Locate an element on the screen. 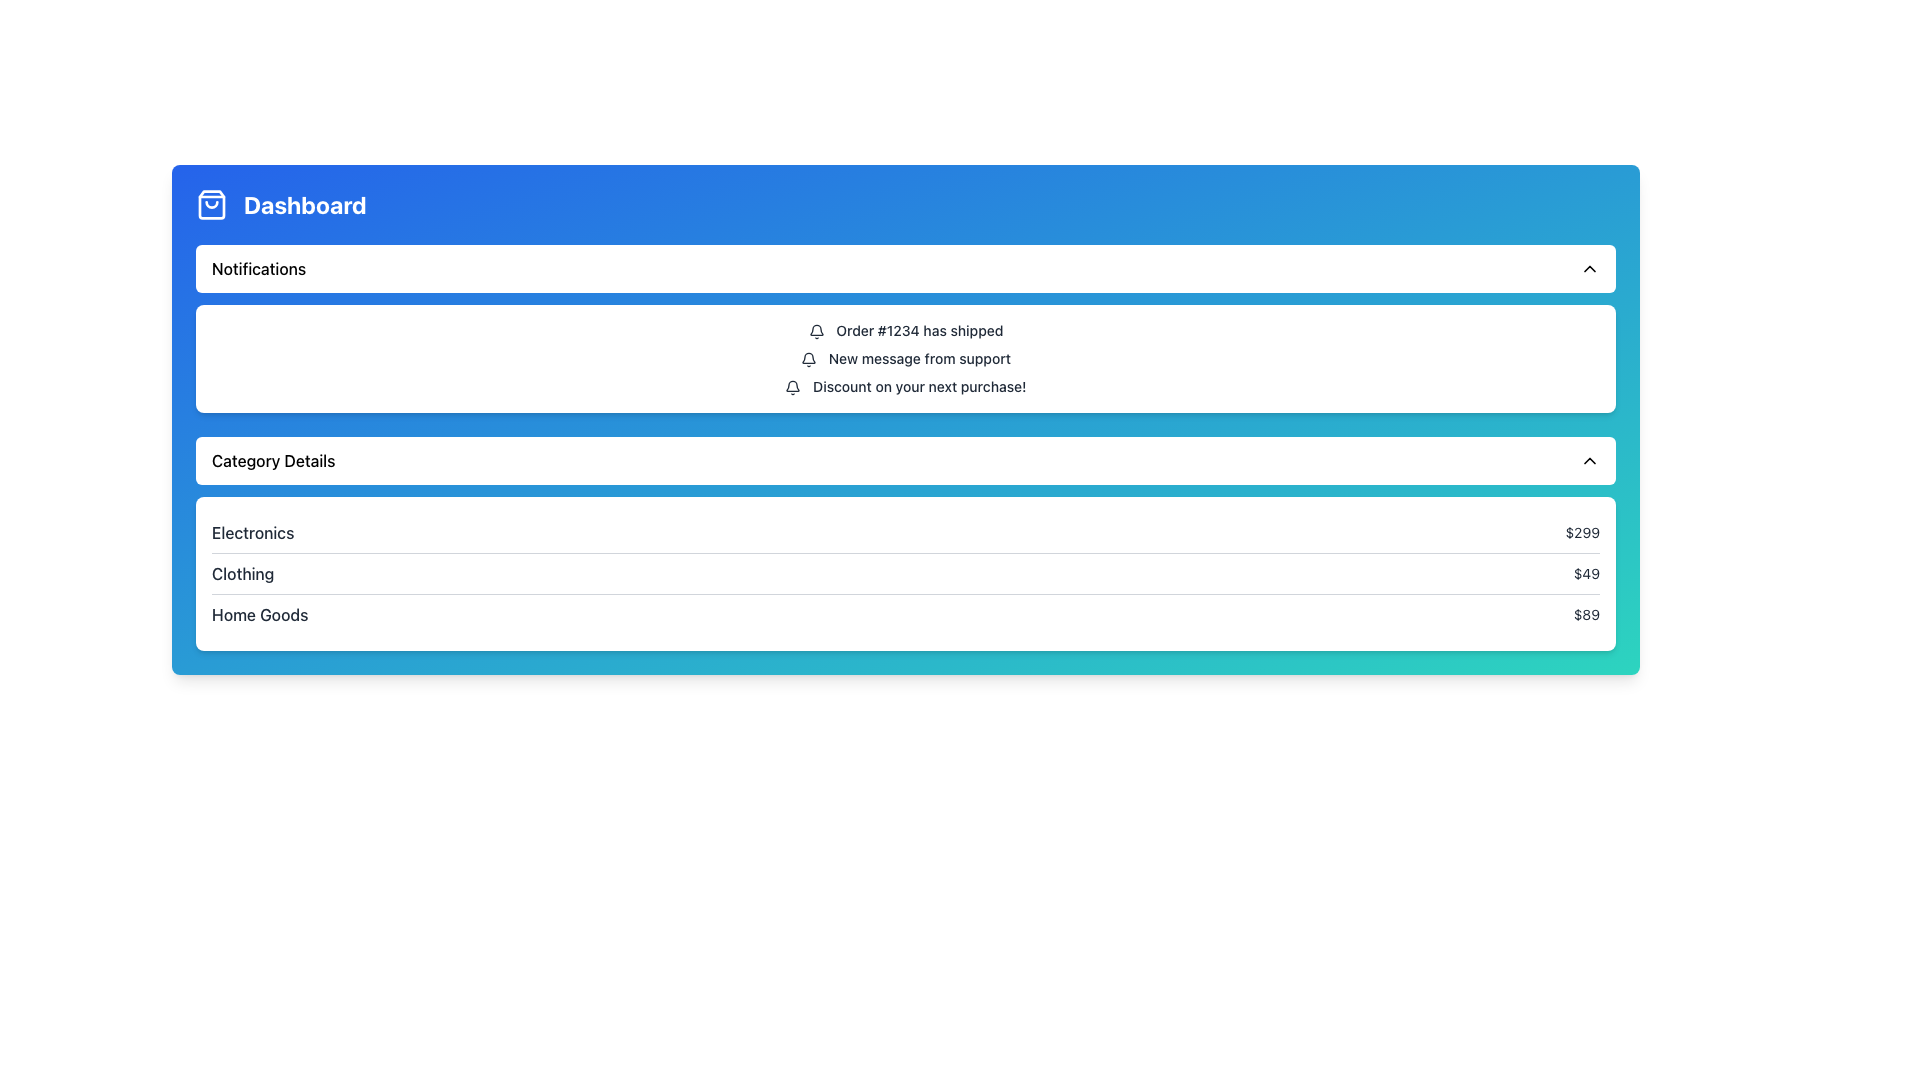  the third list item in the 'Category Details' section, which displays 'Home Goods' on the left and '$89' on the right, characterized by a clean style and a thin underline is located at coordinates (905, 613).